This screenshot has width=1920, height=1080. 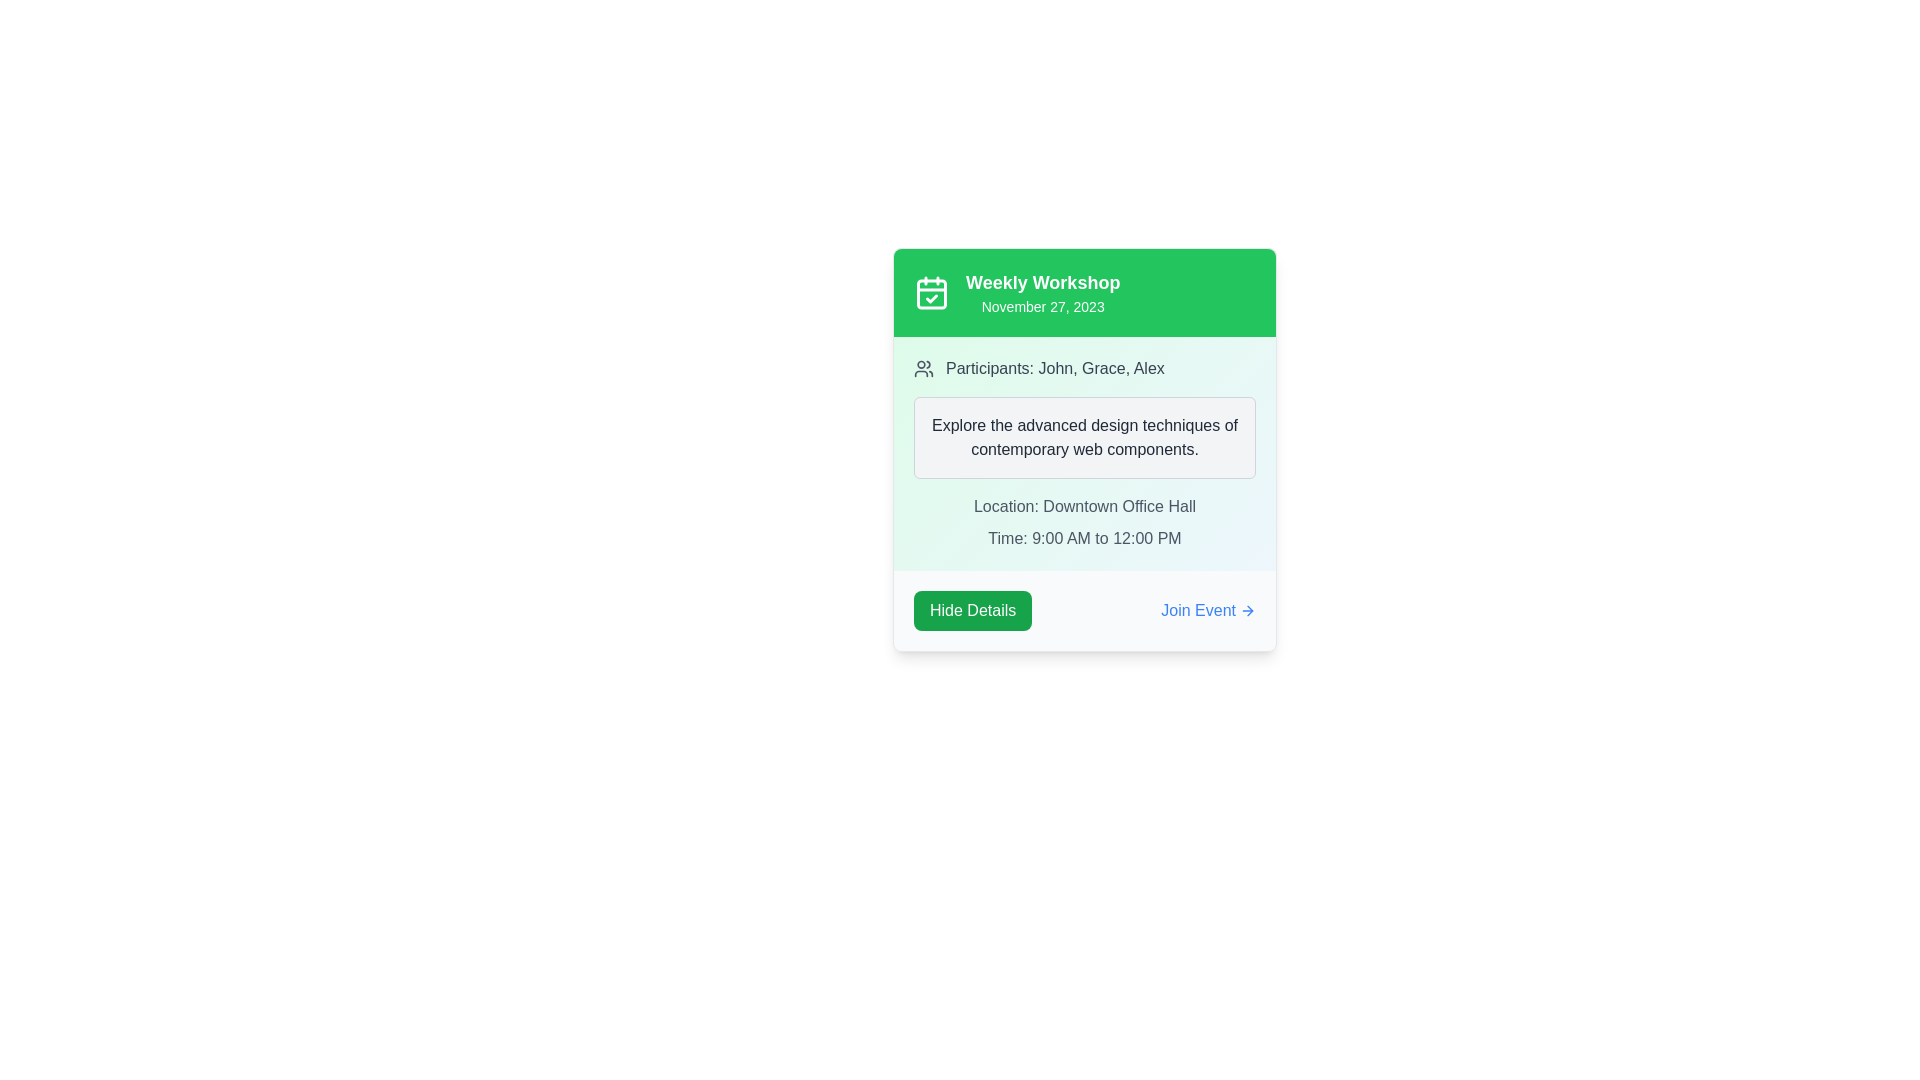 What do you see at coordinates (930, 293) in the screenshot?
I see `the calendar icon with a checkmark, which is located in the green header section displaying 'Weekly Workshop' and the date 'November 27, 2023', positioned to the left of the title text` at bounding box center [930, 293].